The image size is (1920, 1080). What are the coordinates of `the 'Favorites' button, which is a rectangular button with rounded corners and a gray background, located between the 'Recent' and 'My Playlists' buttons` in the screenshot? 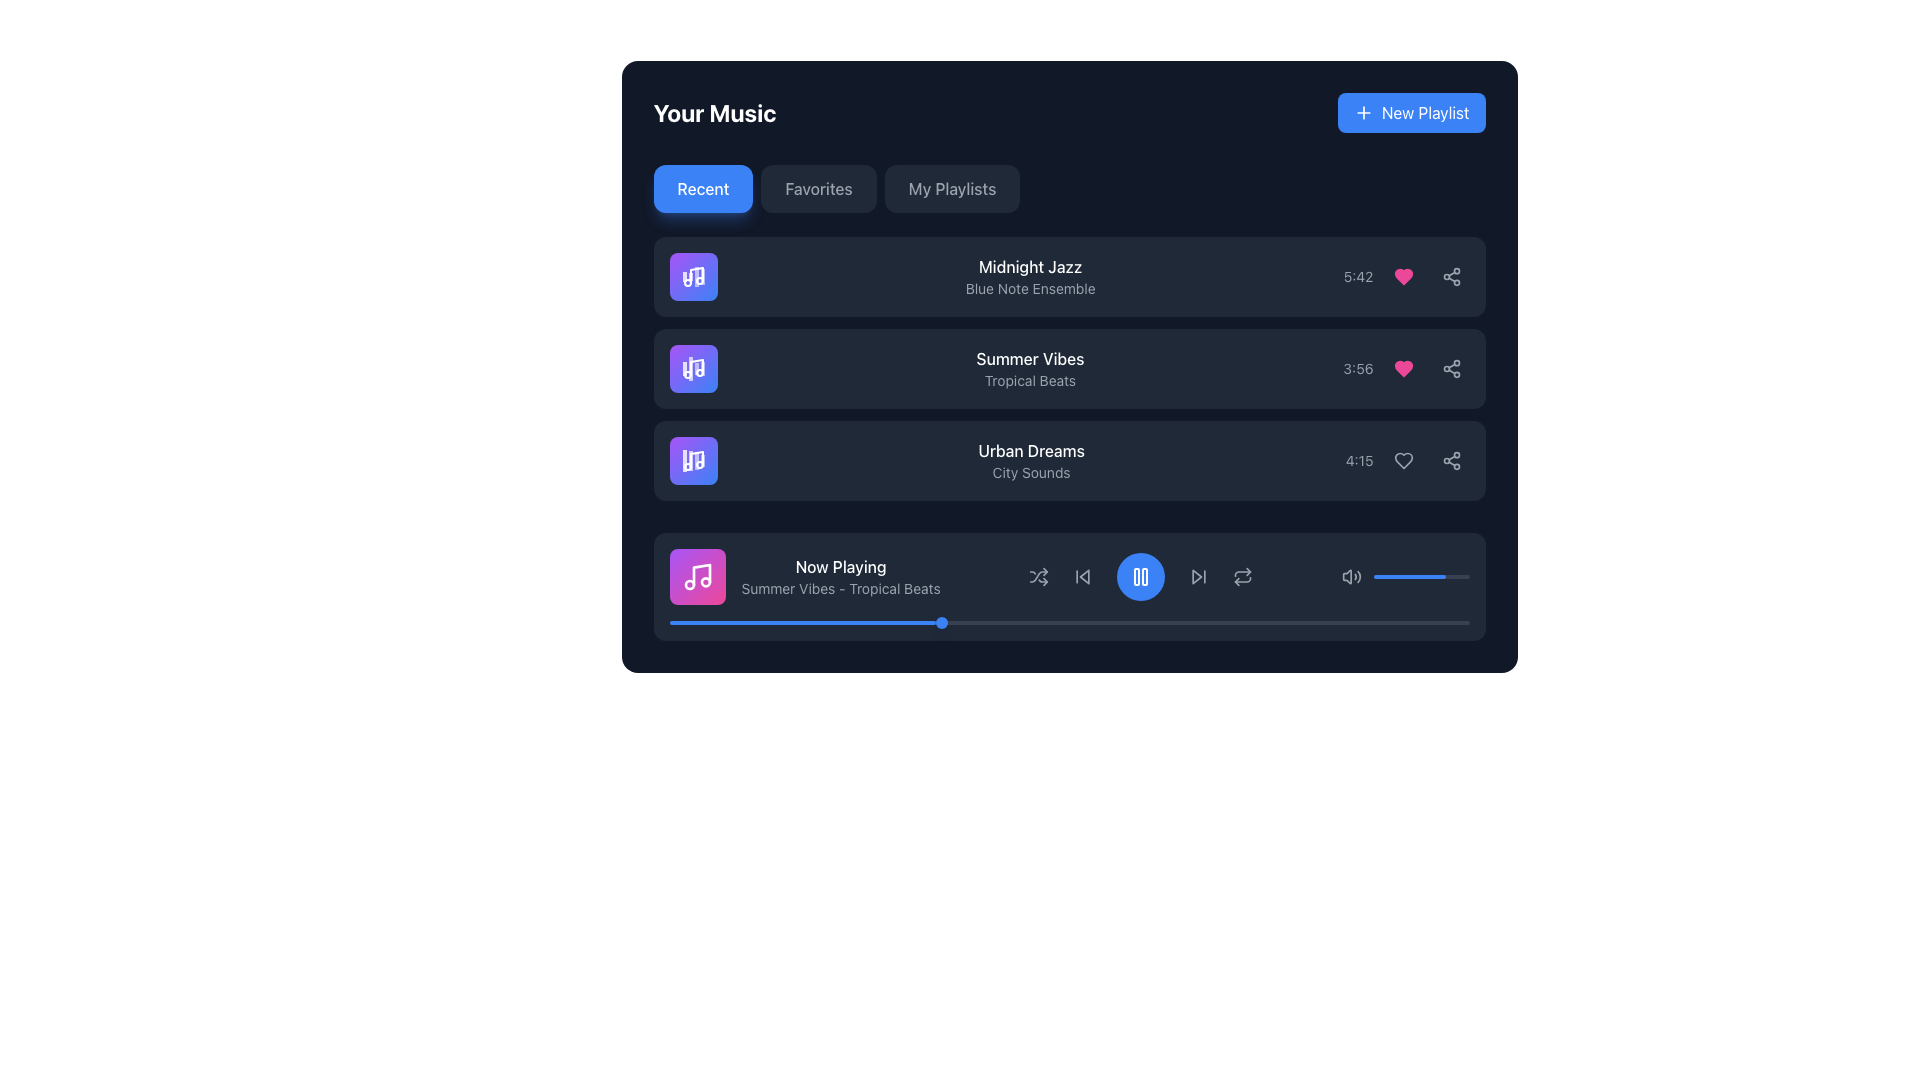 It's located at (819, 189).